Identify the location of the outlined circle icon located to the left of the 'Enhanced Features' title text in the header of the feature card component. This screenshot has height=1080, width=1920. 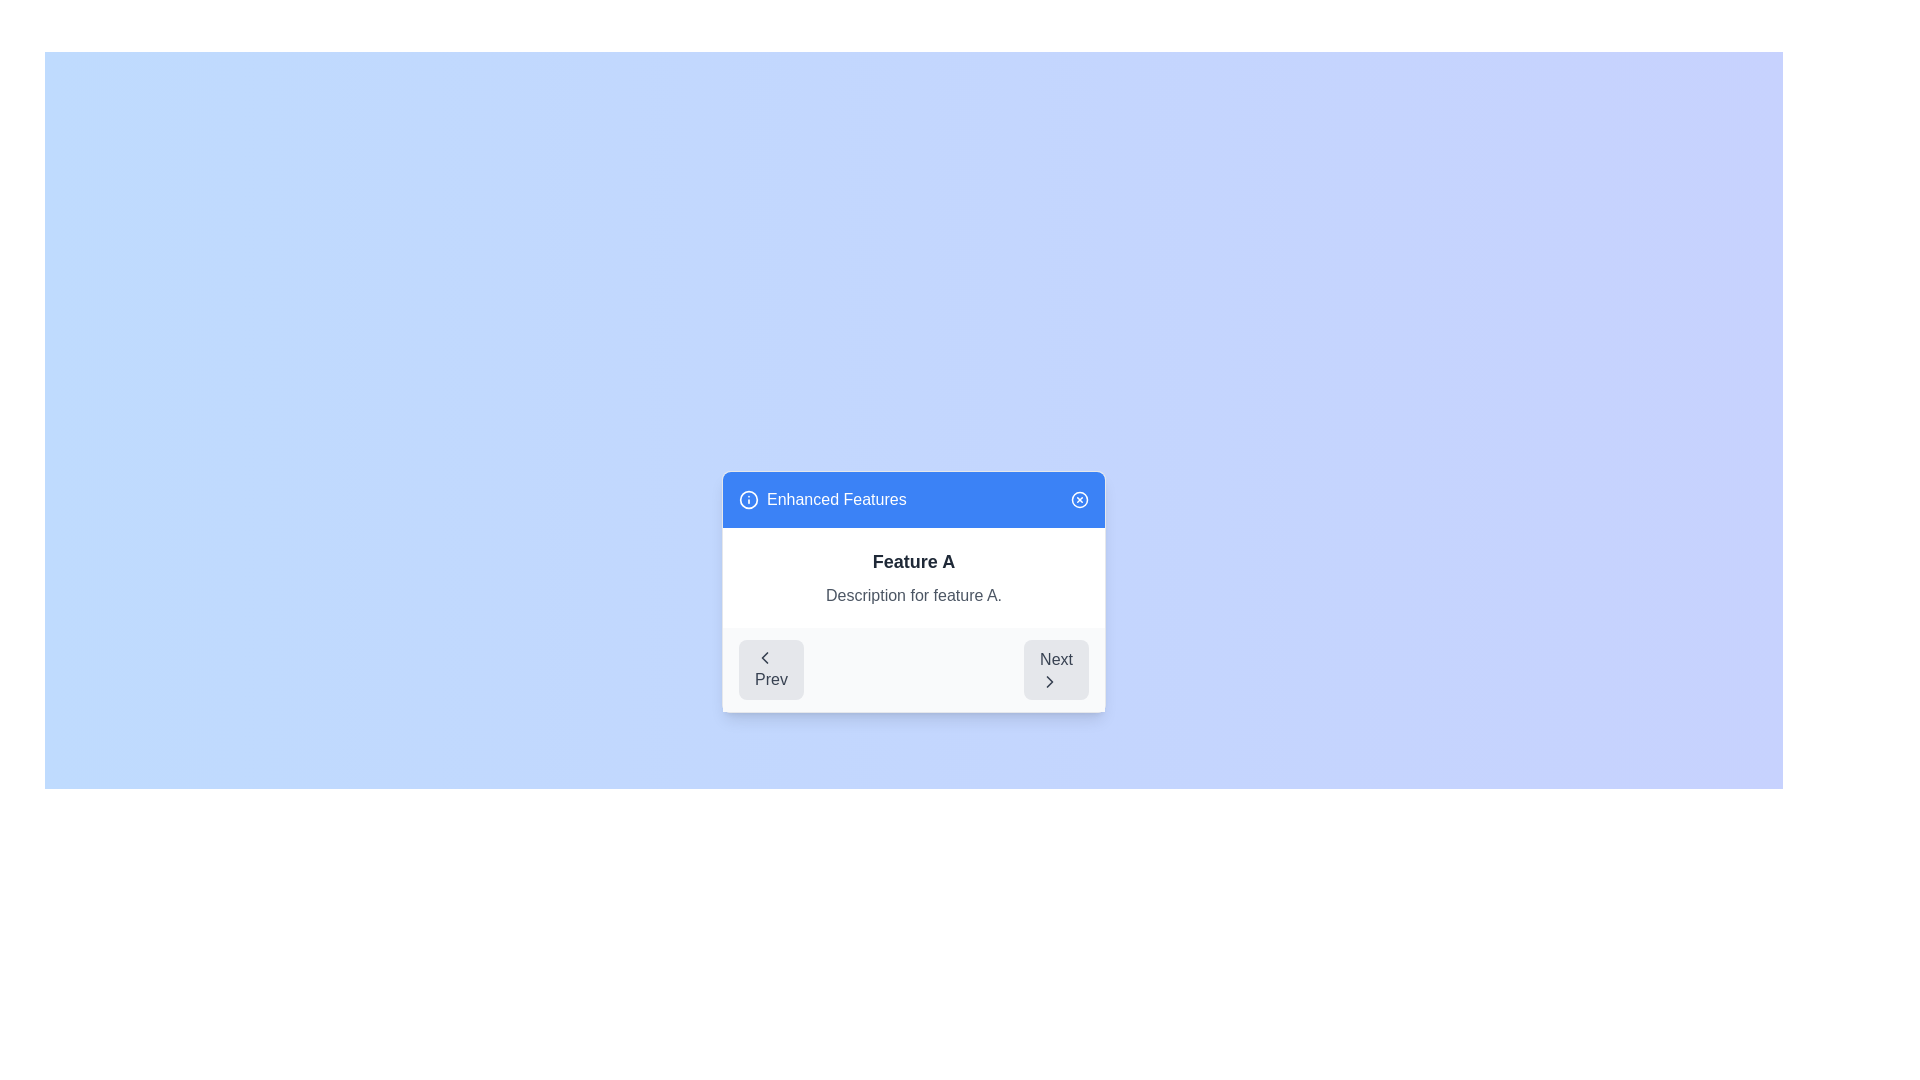
(747, 499).